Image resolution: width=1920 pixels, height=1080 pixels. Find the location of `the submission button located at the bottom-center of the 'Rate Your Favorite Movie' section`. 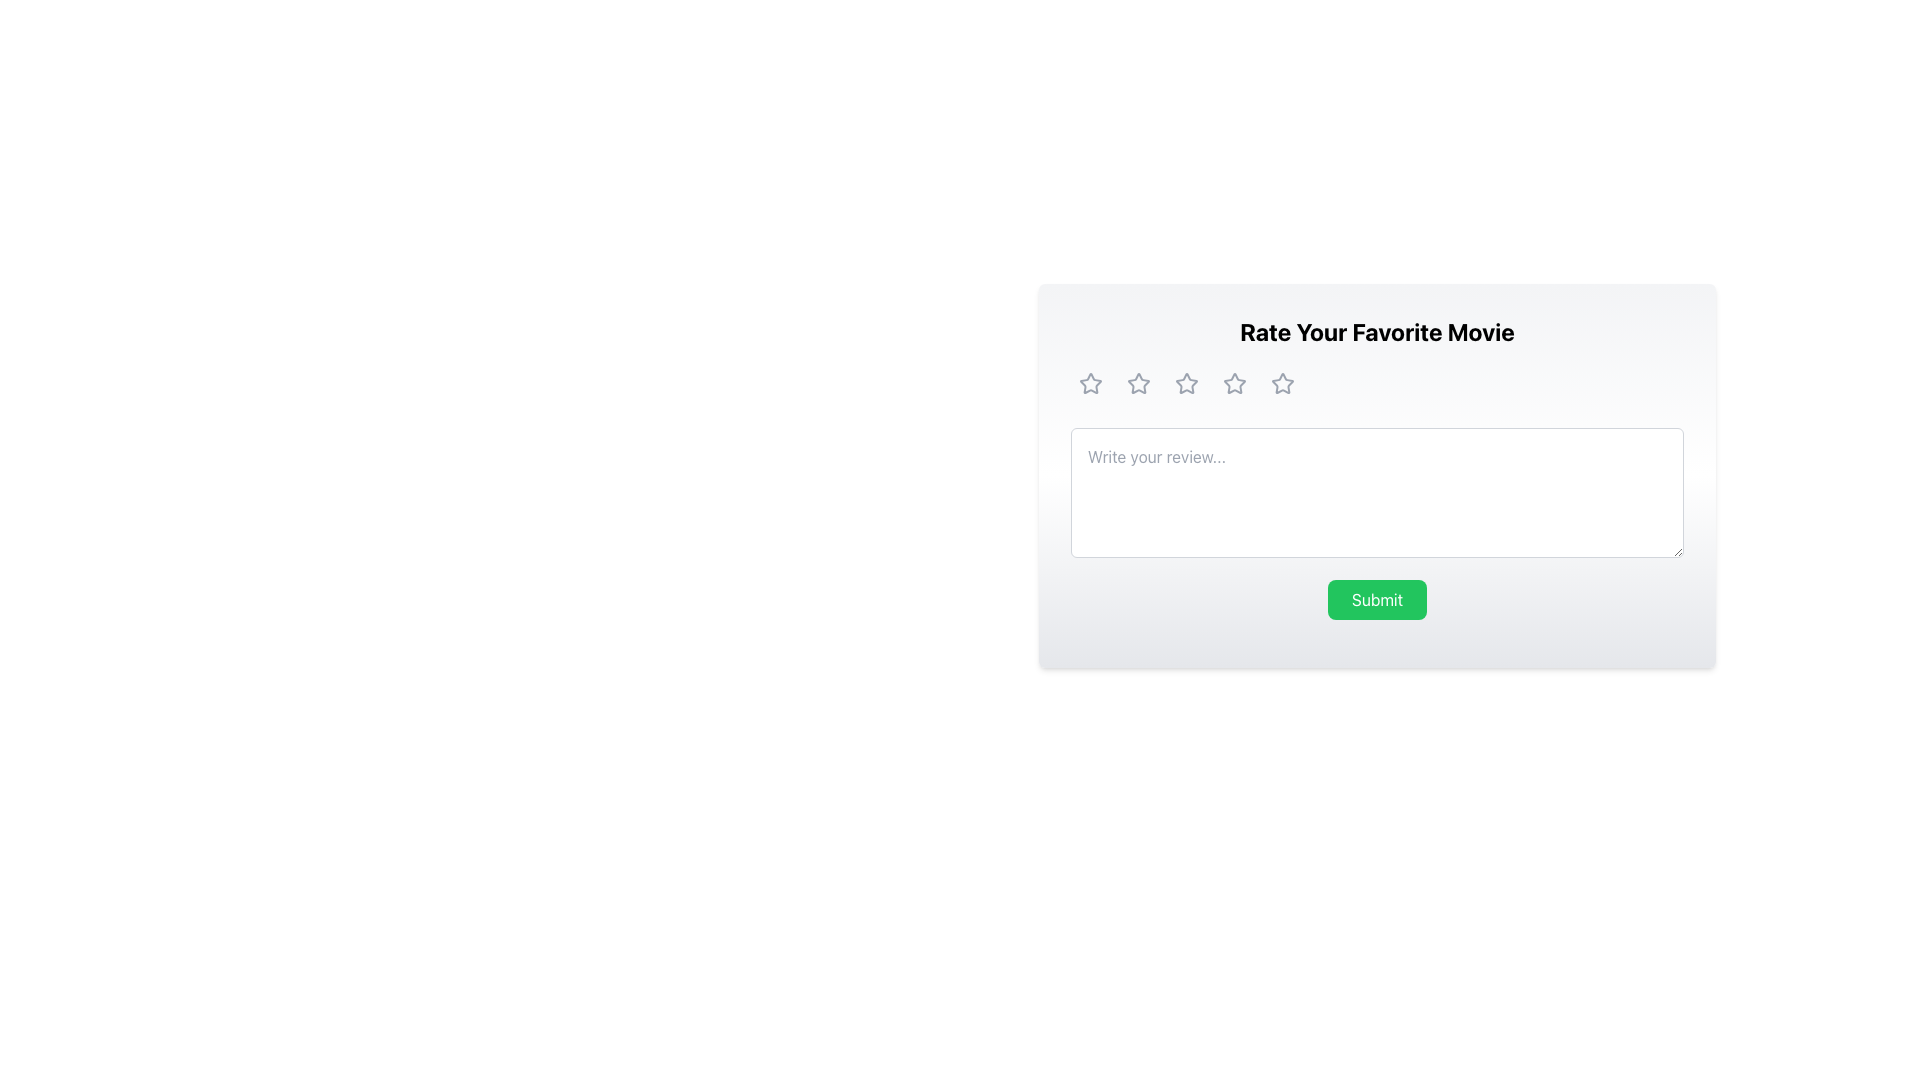

the submission button located at the bottom-center of the 'Rate Your Favorite Movie' section is located at coordinates (1376, 599).